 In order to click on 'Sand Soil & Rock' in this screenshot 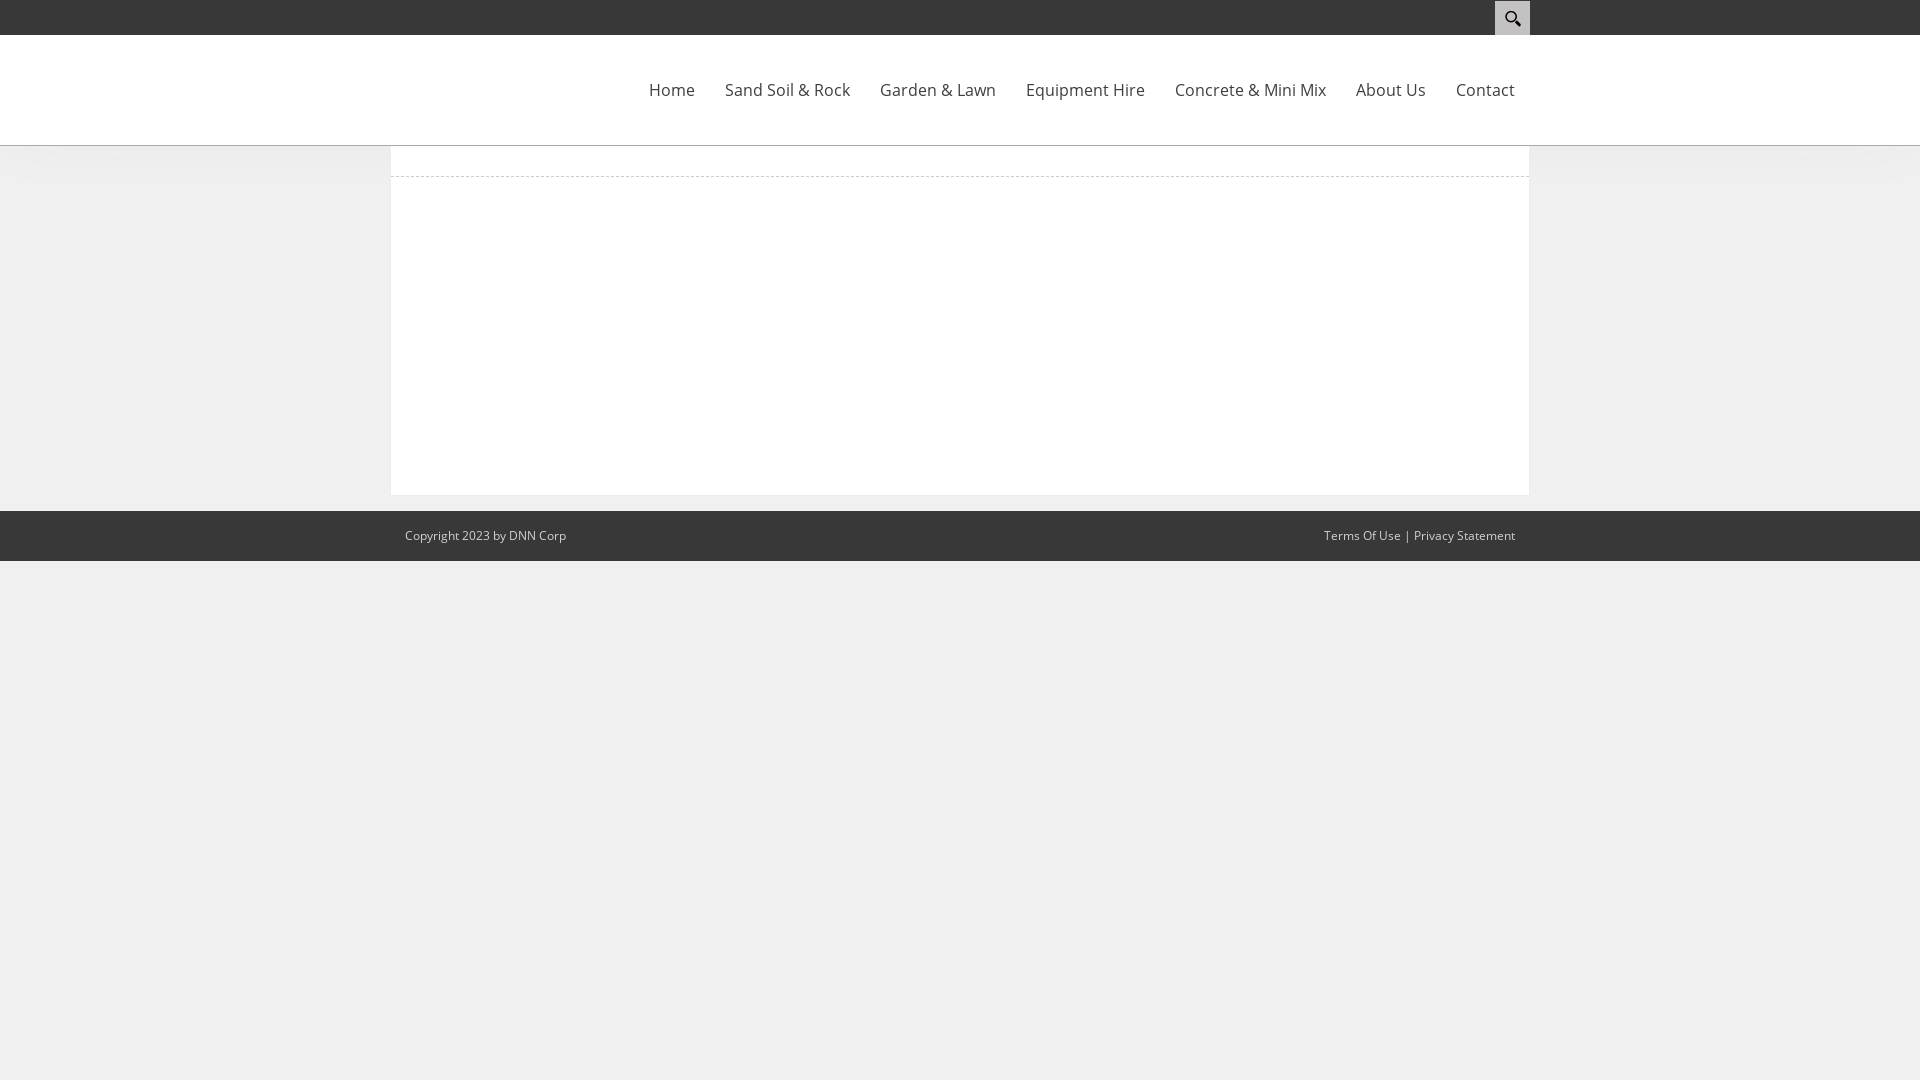, I will do `click(710, 88)`.